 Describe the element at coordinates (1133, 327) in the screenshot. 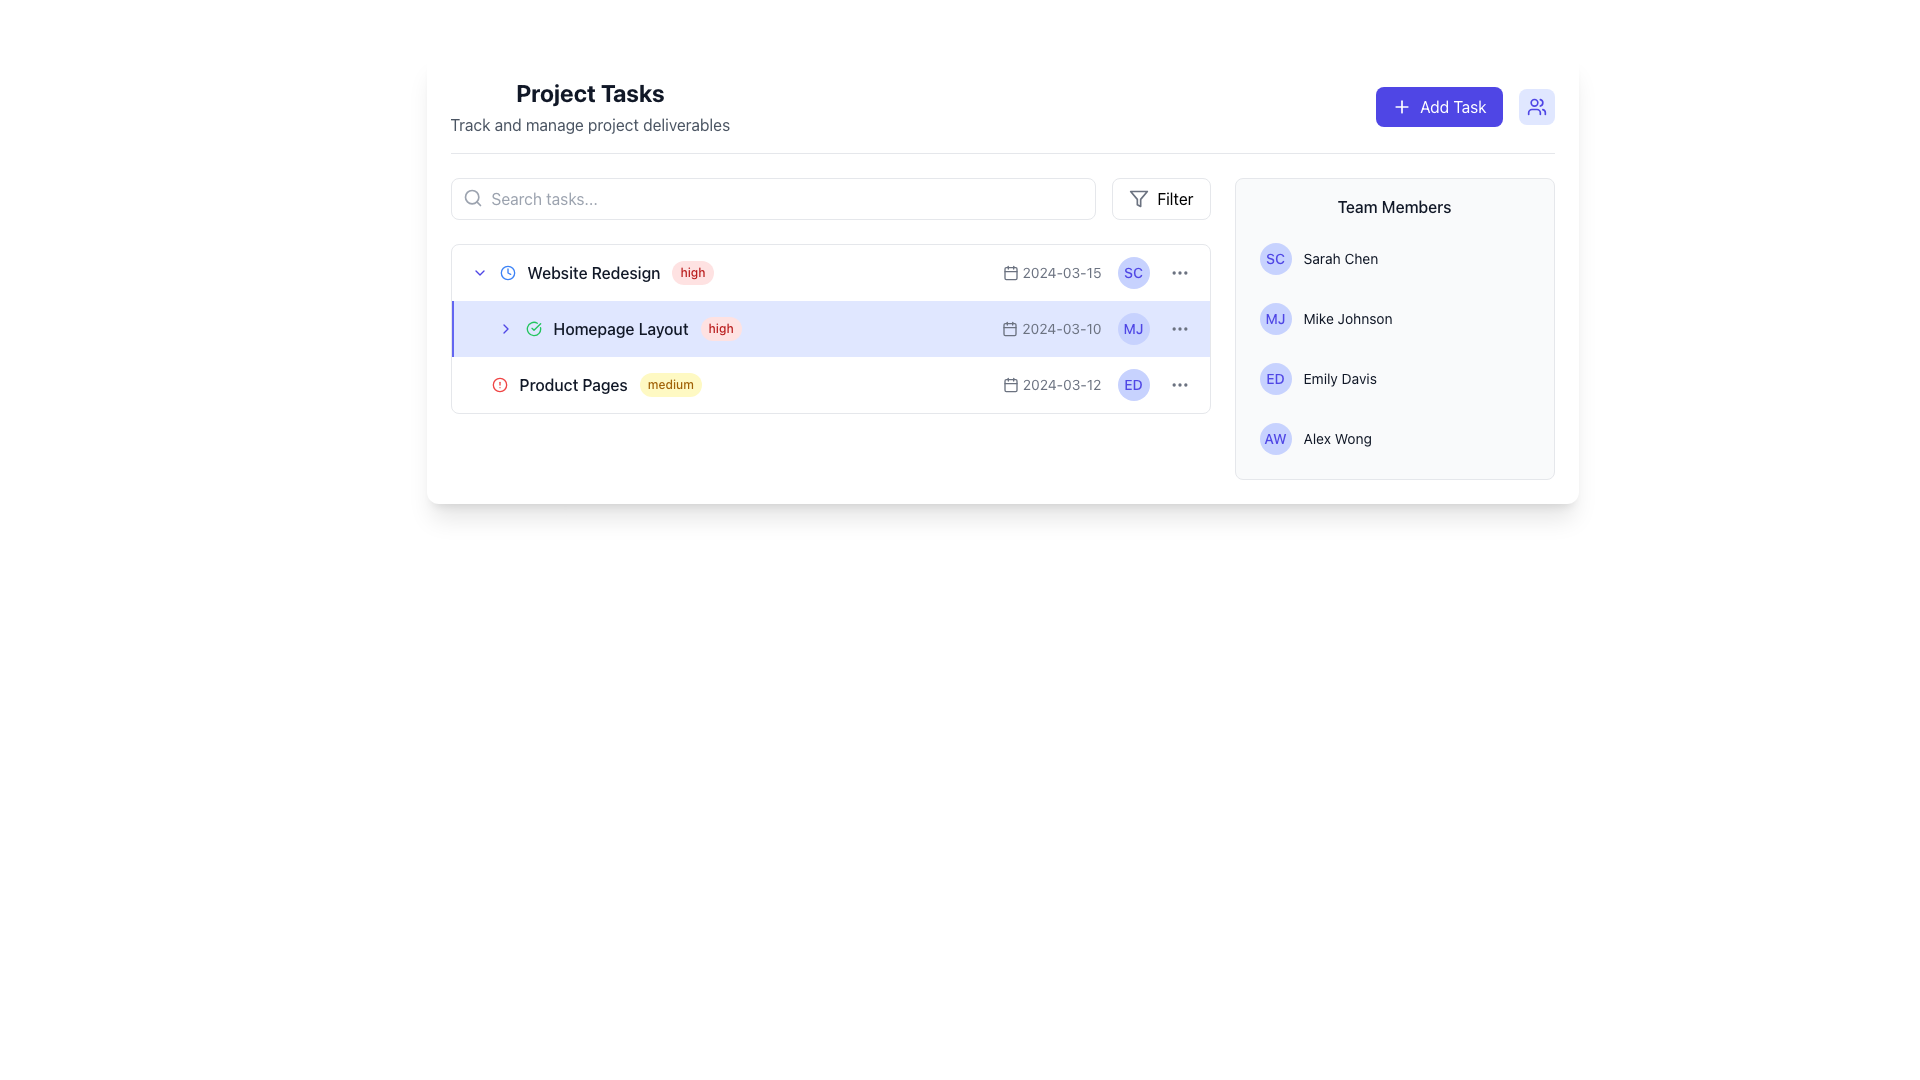

I see `the Avatar or Circular Badge representing 'Mike Johnson', which is positioned next to the task labeled 'Homepage Layout'` at that location.